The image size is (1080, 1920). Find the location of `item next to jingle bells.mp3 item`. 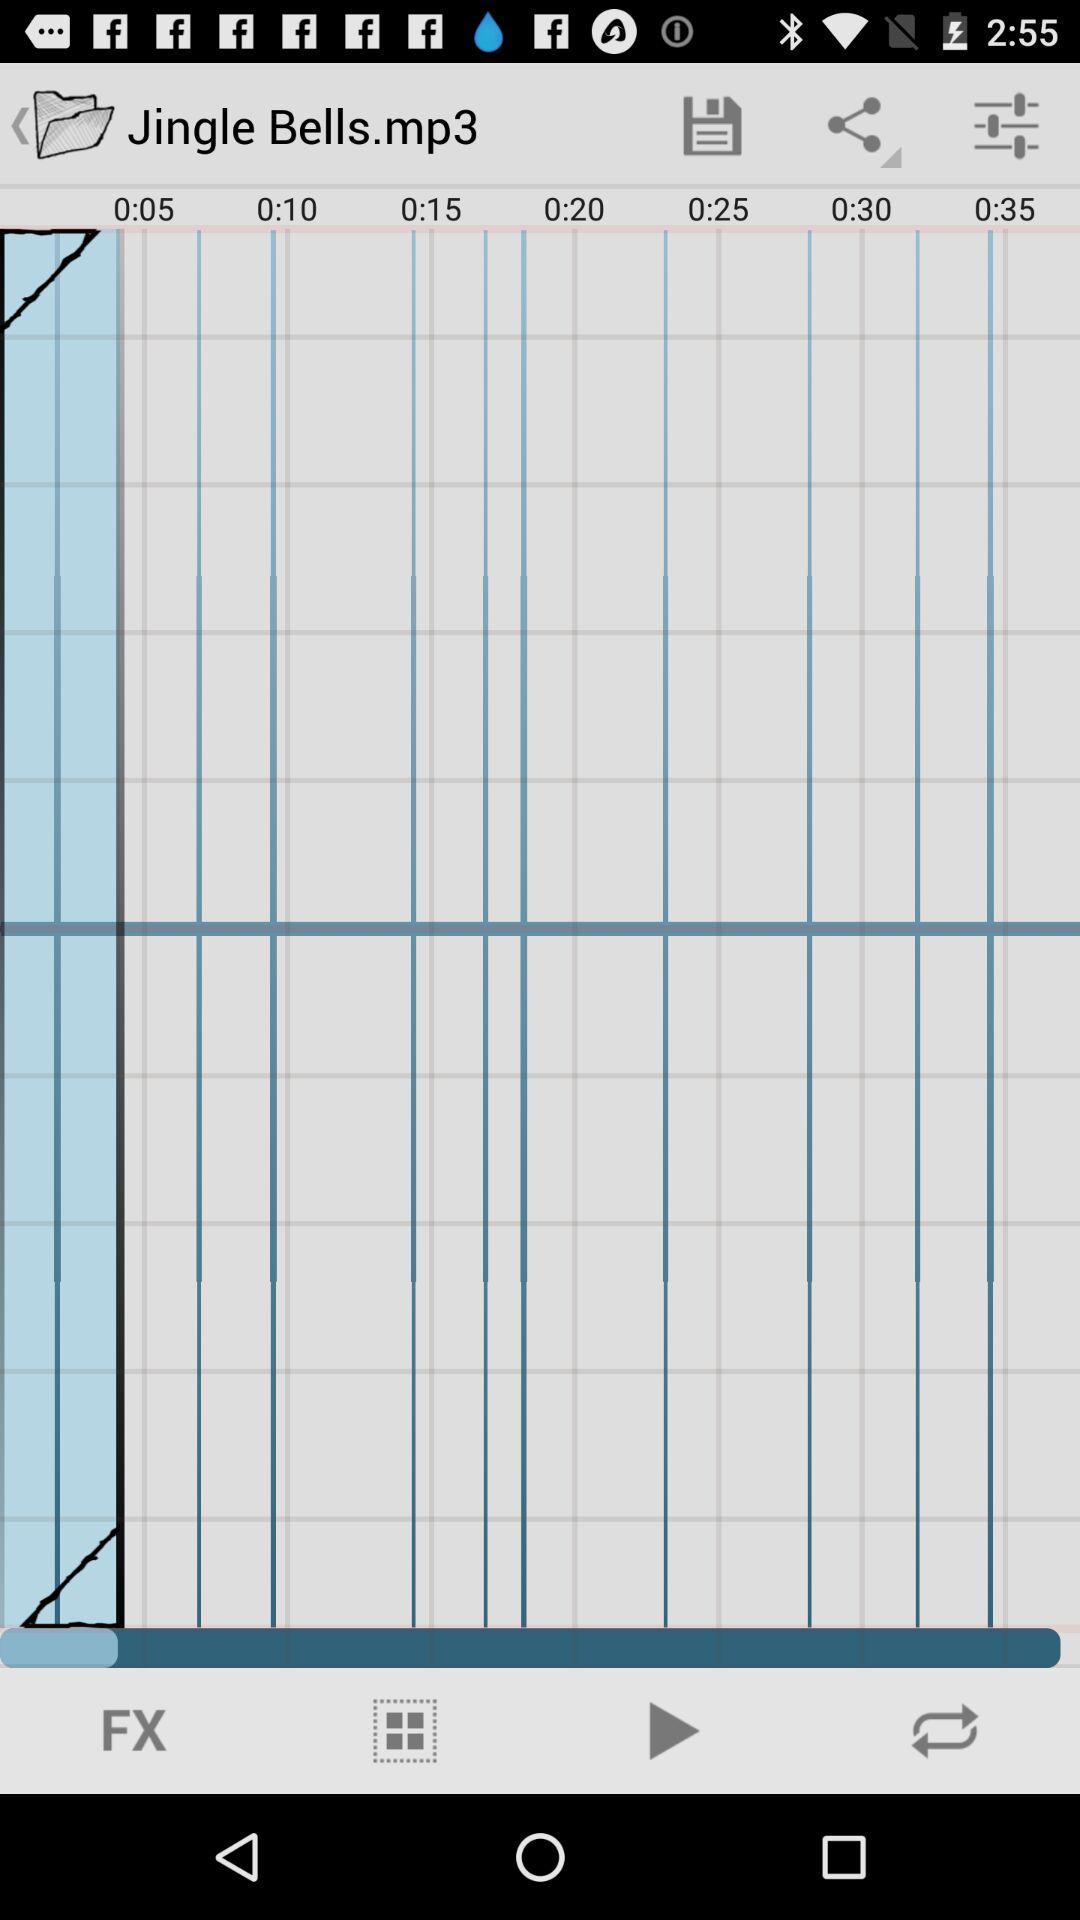

item next to jingle bells.mp3 item is located at coordinates (711, 124).